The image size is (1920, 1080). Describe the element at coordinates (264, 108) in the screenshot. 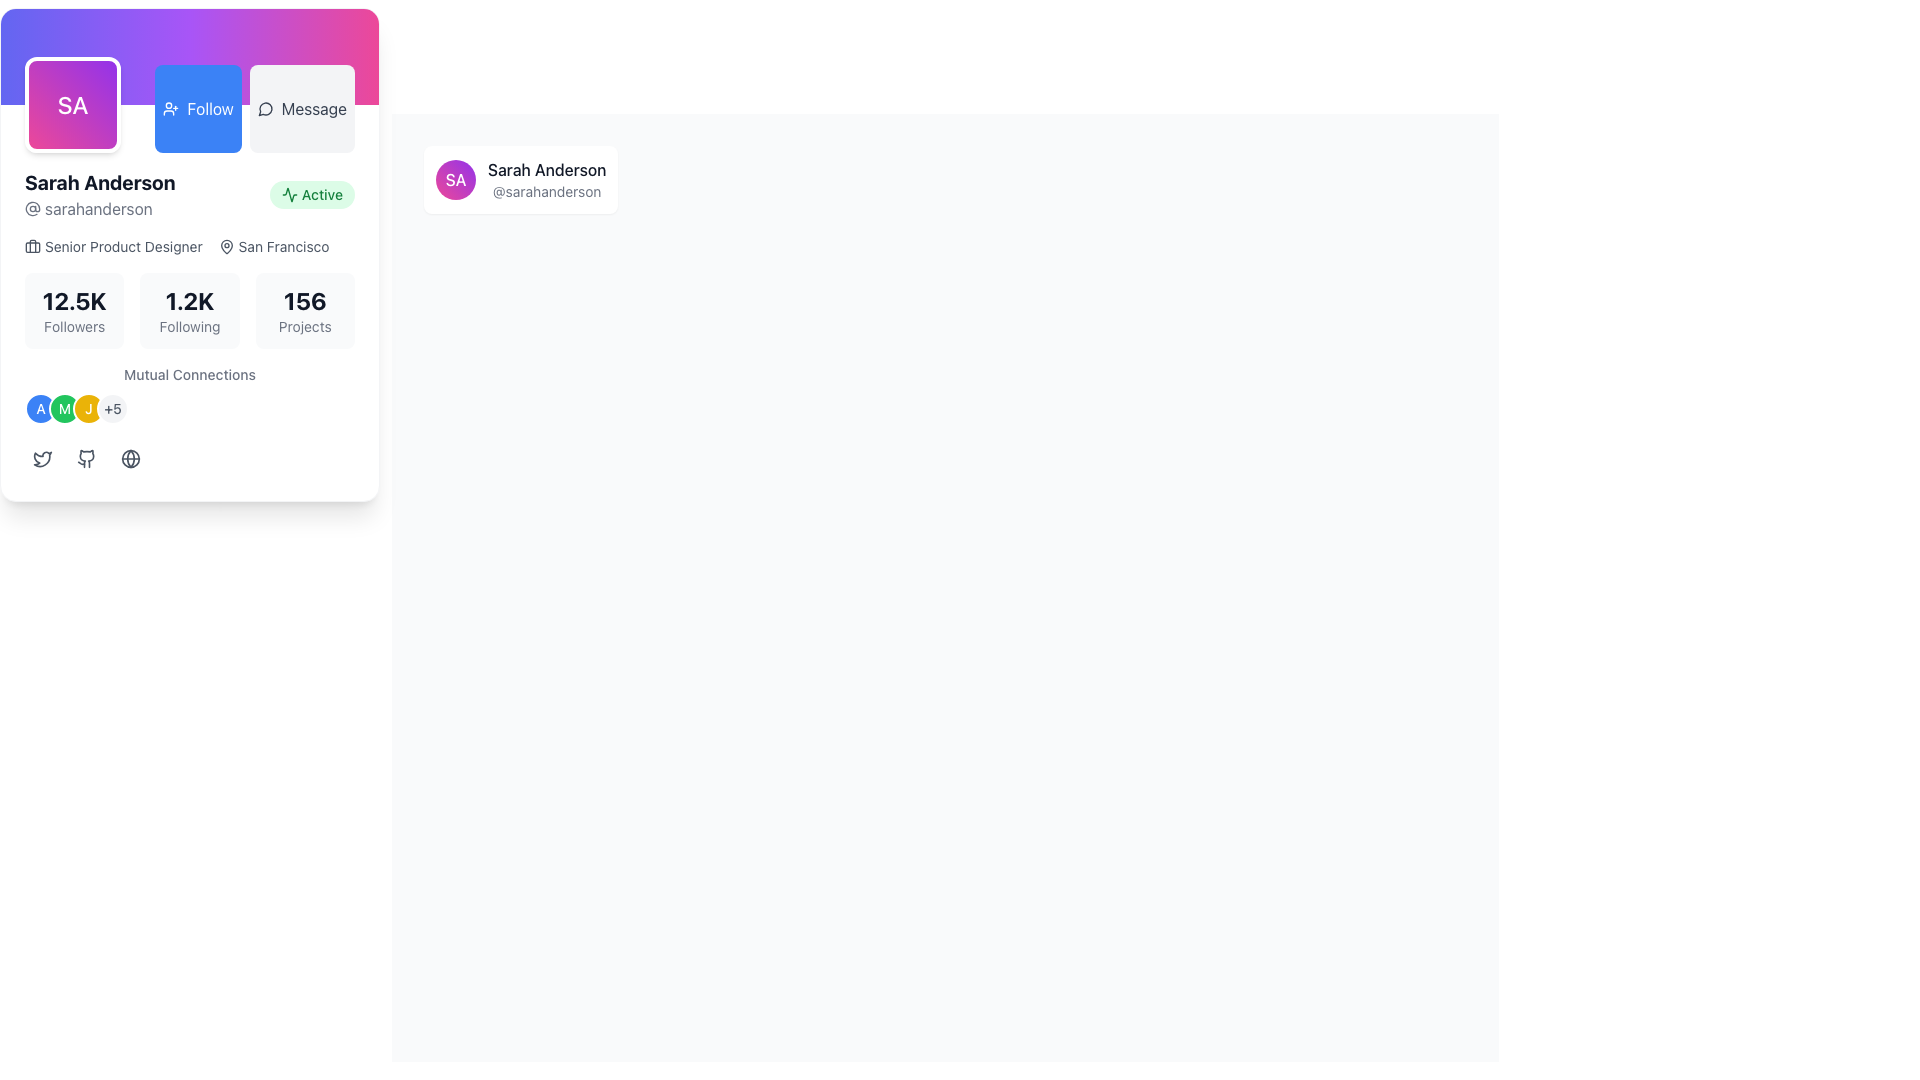

I see `the small speech bubble icon representing the messaging feature, located to the left of the 'Message' text within the button in the top right section of the interface` at that location.